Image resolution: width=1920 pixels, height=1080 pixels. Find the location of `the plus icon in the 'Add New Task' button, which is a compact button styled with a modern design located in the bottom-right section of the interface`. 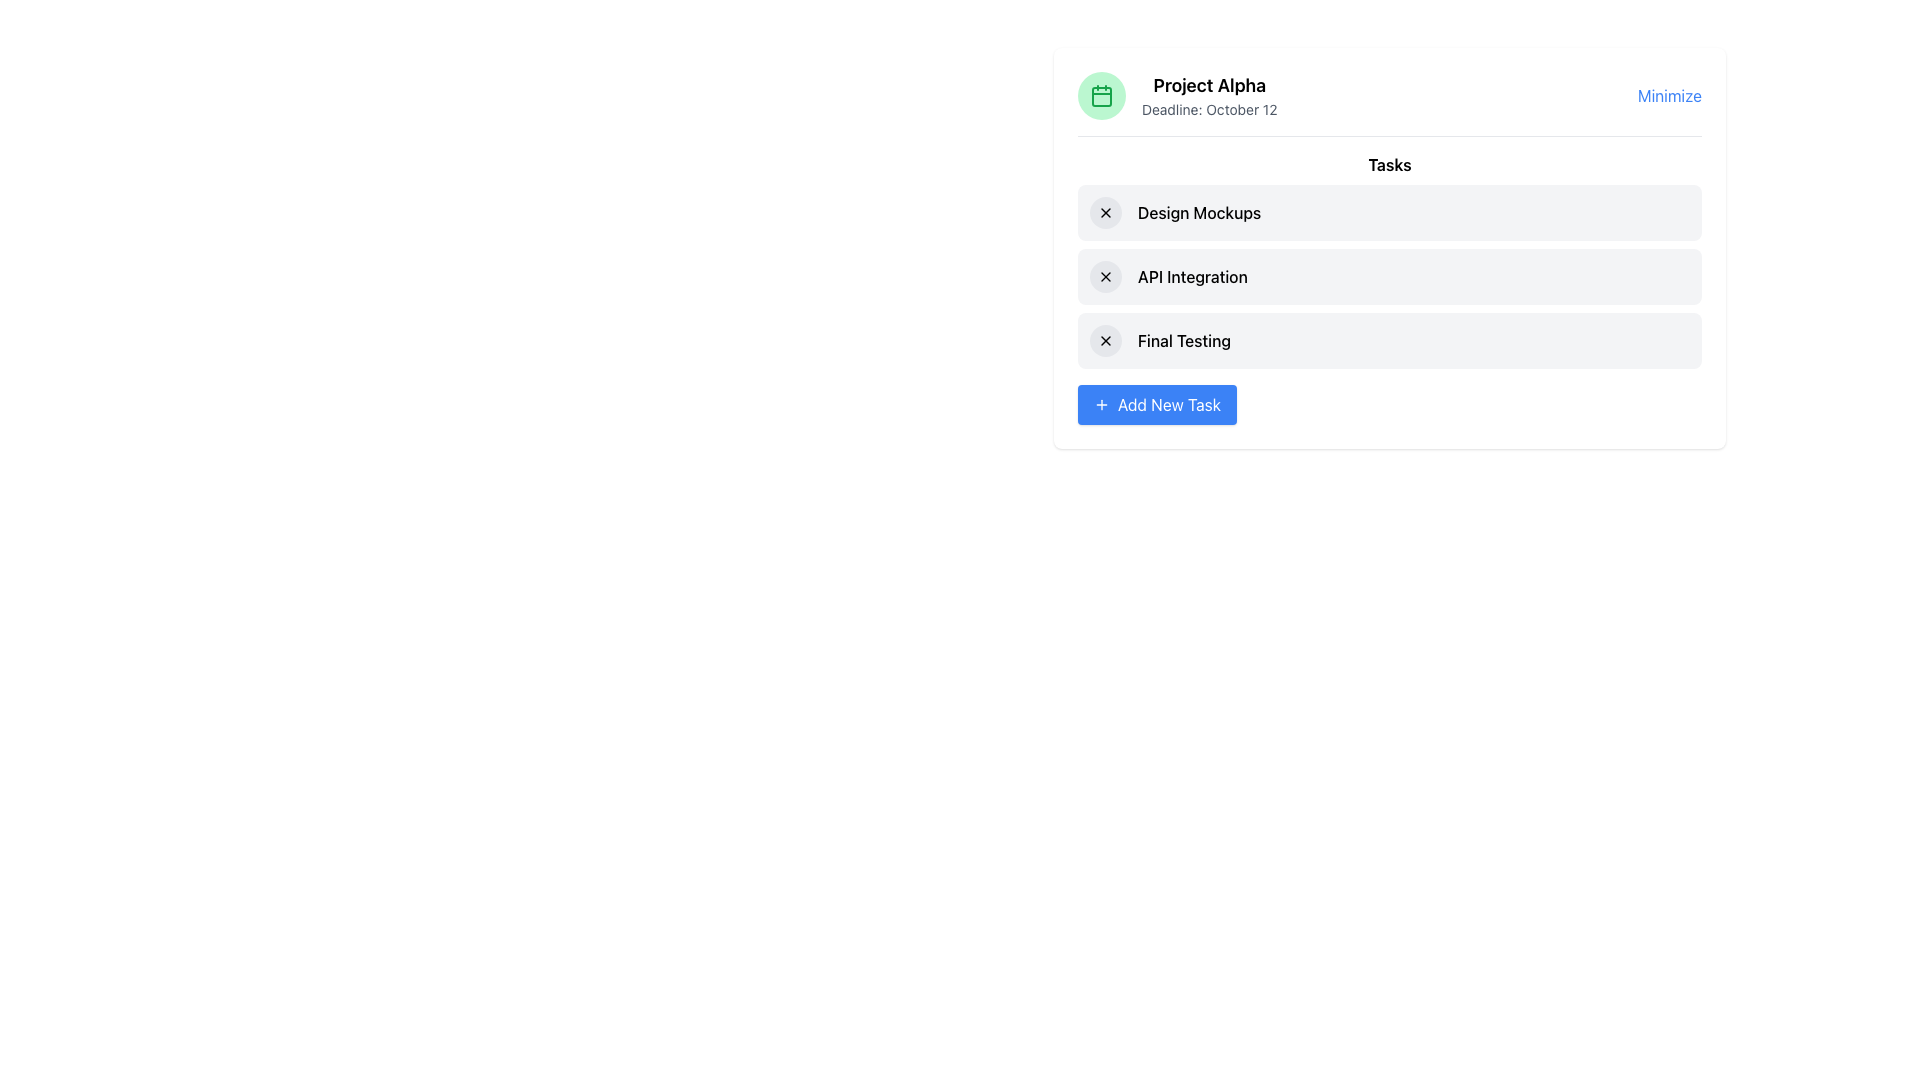

the plus icon in the 'Add New Task' button, which is a compact button styled with a modern design located in the bottom-right section of the interface is located at coordinates (1101, 405).